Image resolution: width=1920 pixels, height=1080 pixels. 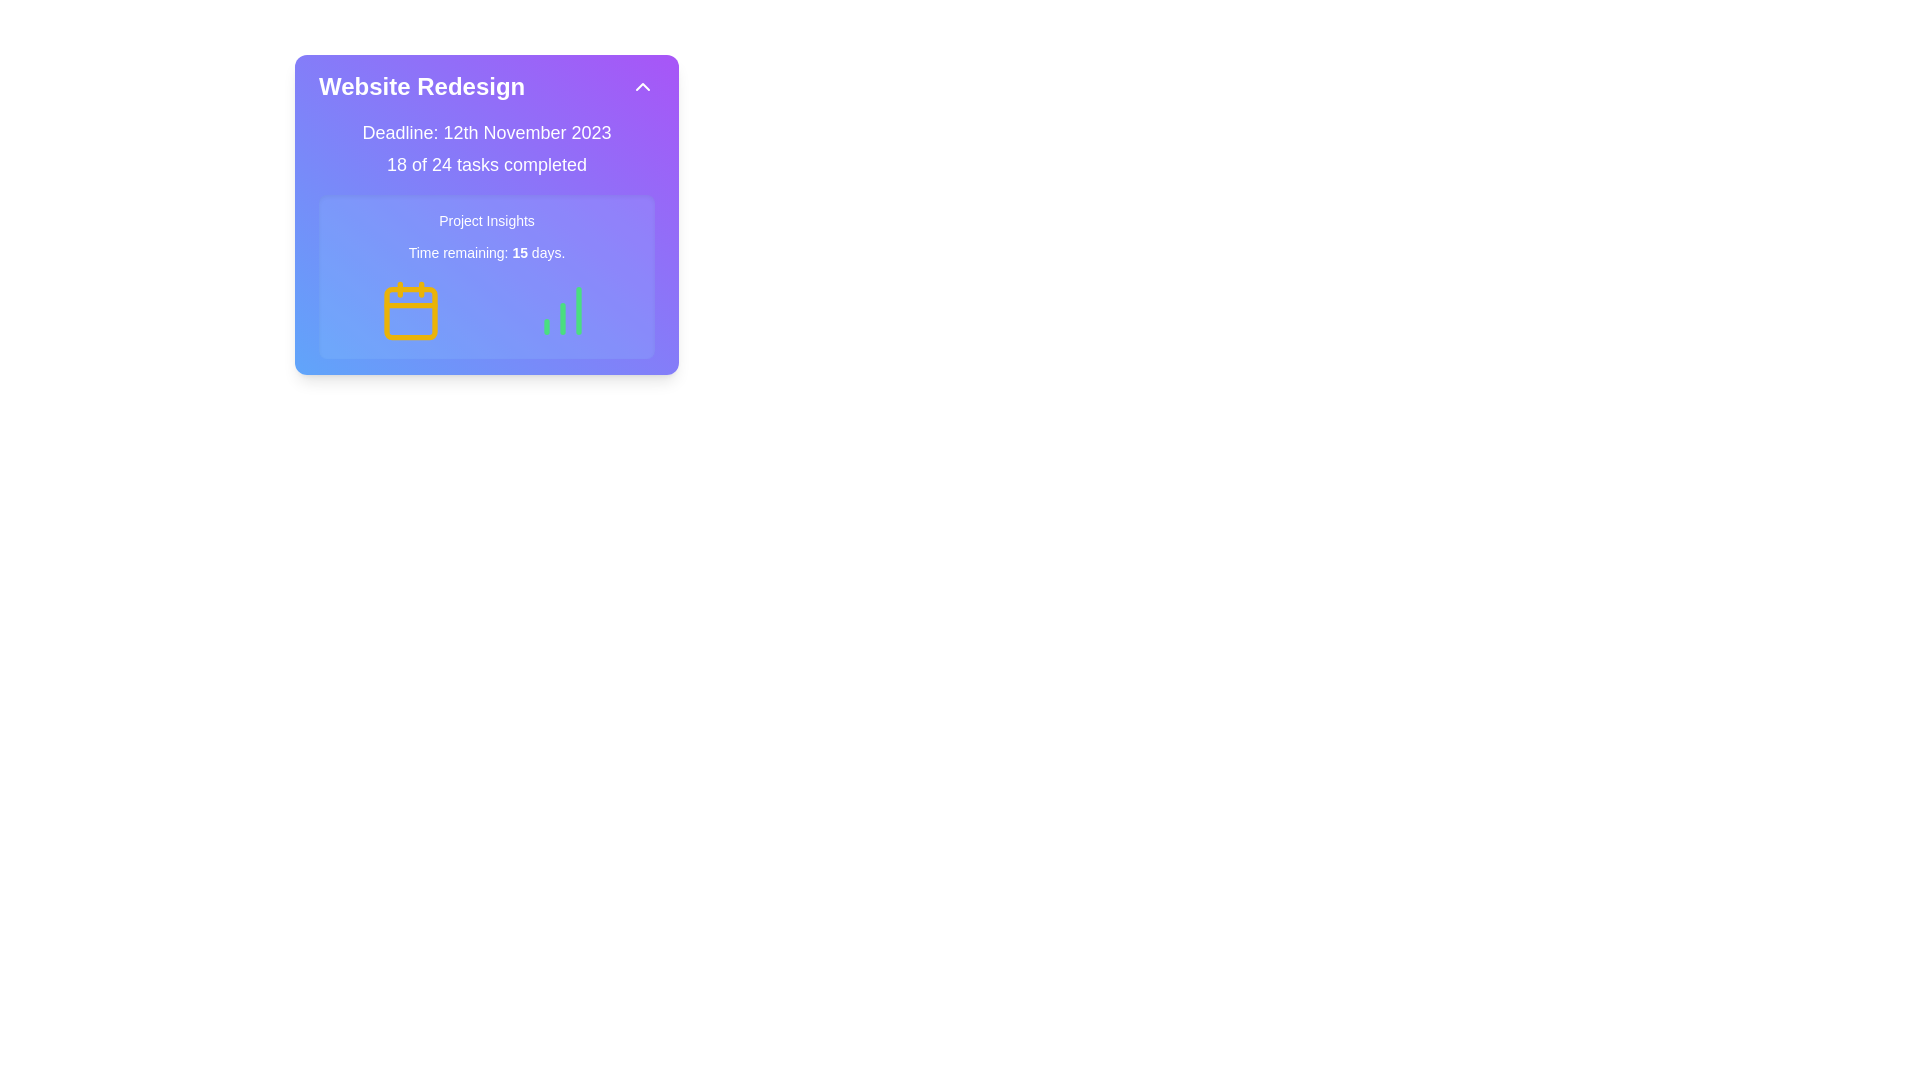 What do you see at coordinates (486, 148) in the screenshot?
I see `the information displayed in the text element showing the deadline and completion summary for the 'Website Redesign' project` at bounding box center [486, 148].